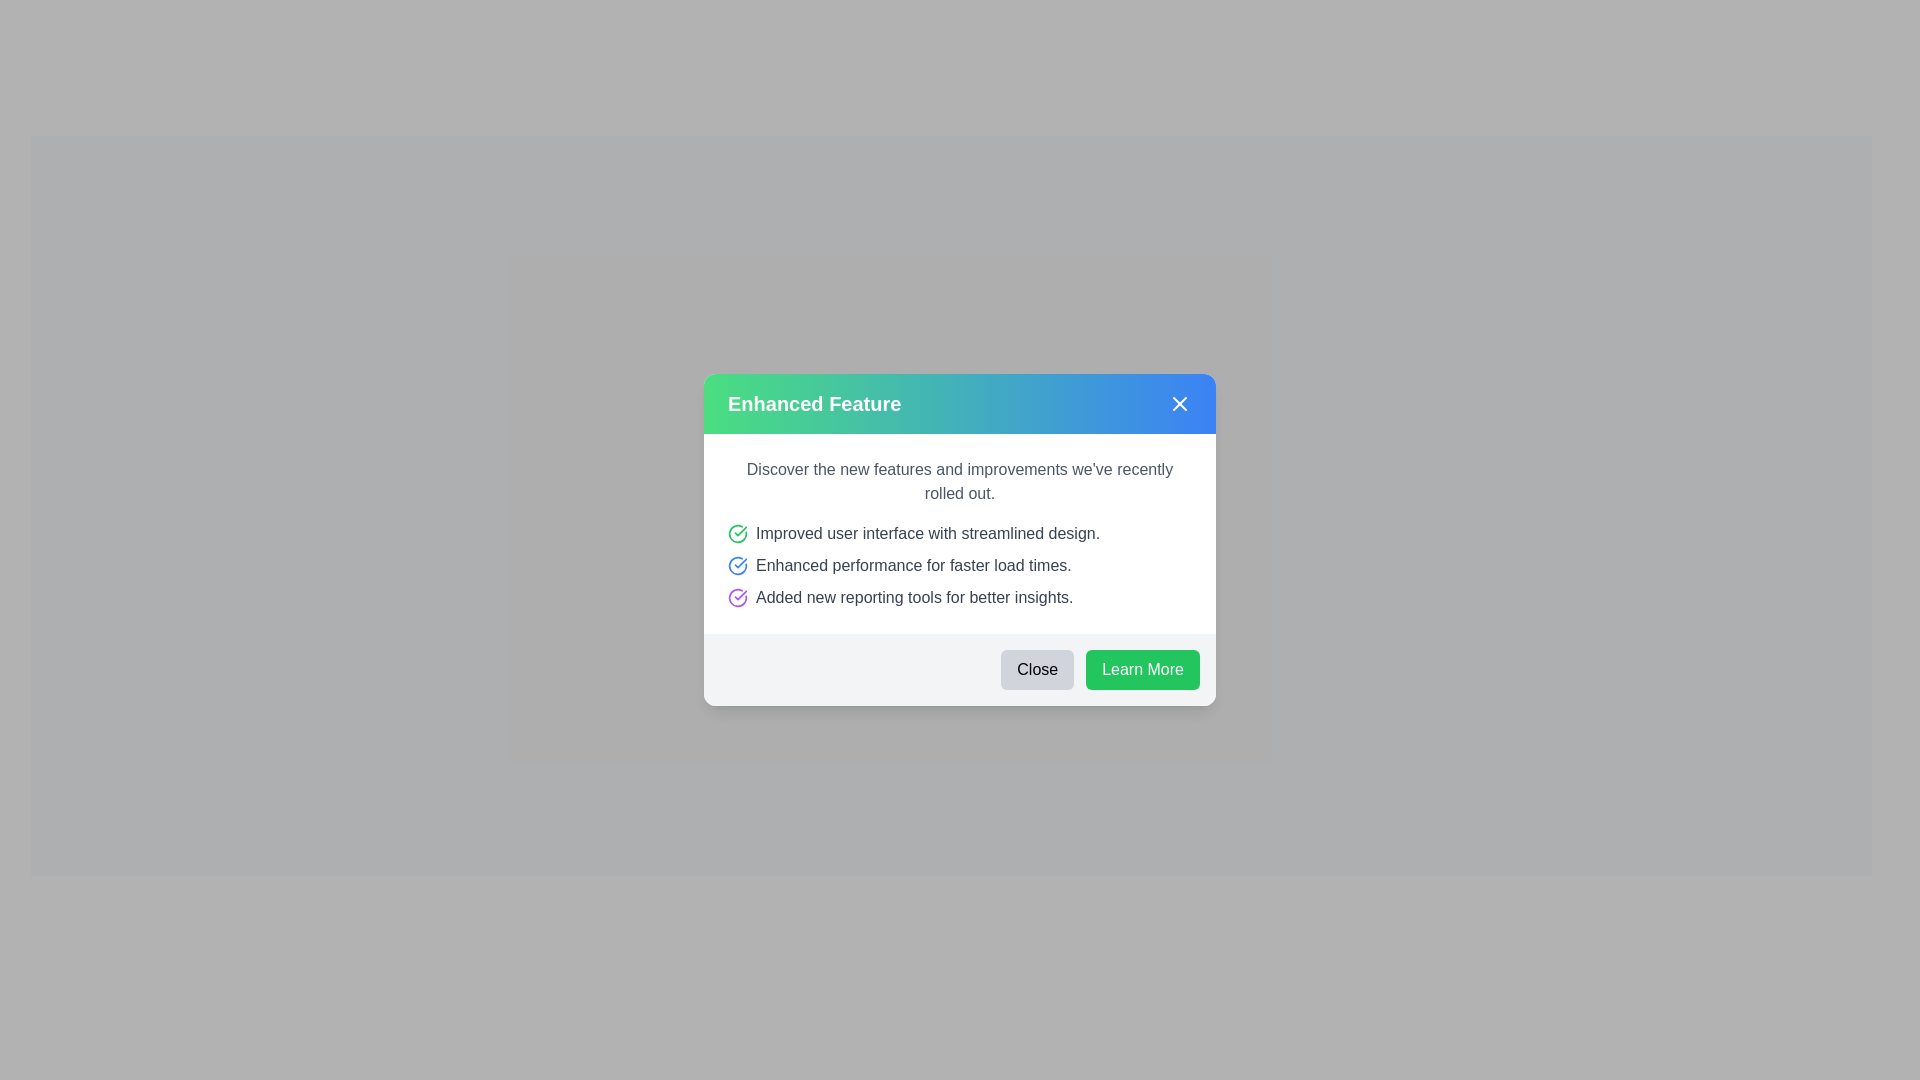 This screenshot has height=1080, width=1920. I want to click on the close button represented by an 'X' icon in the top-right corner of the modal header titled 'Enhanced Feature' to observe the hover effect, so click(1180, 404).